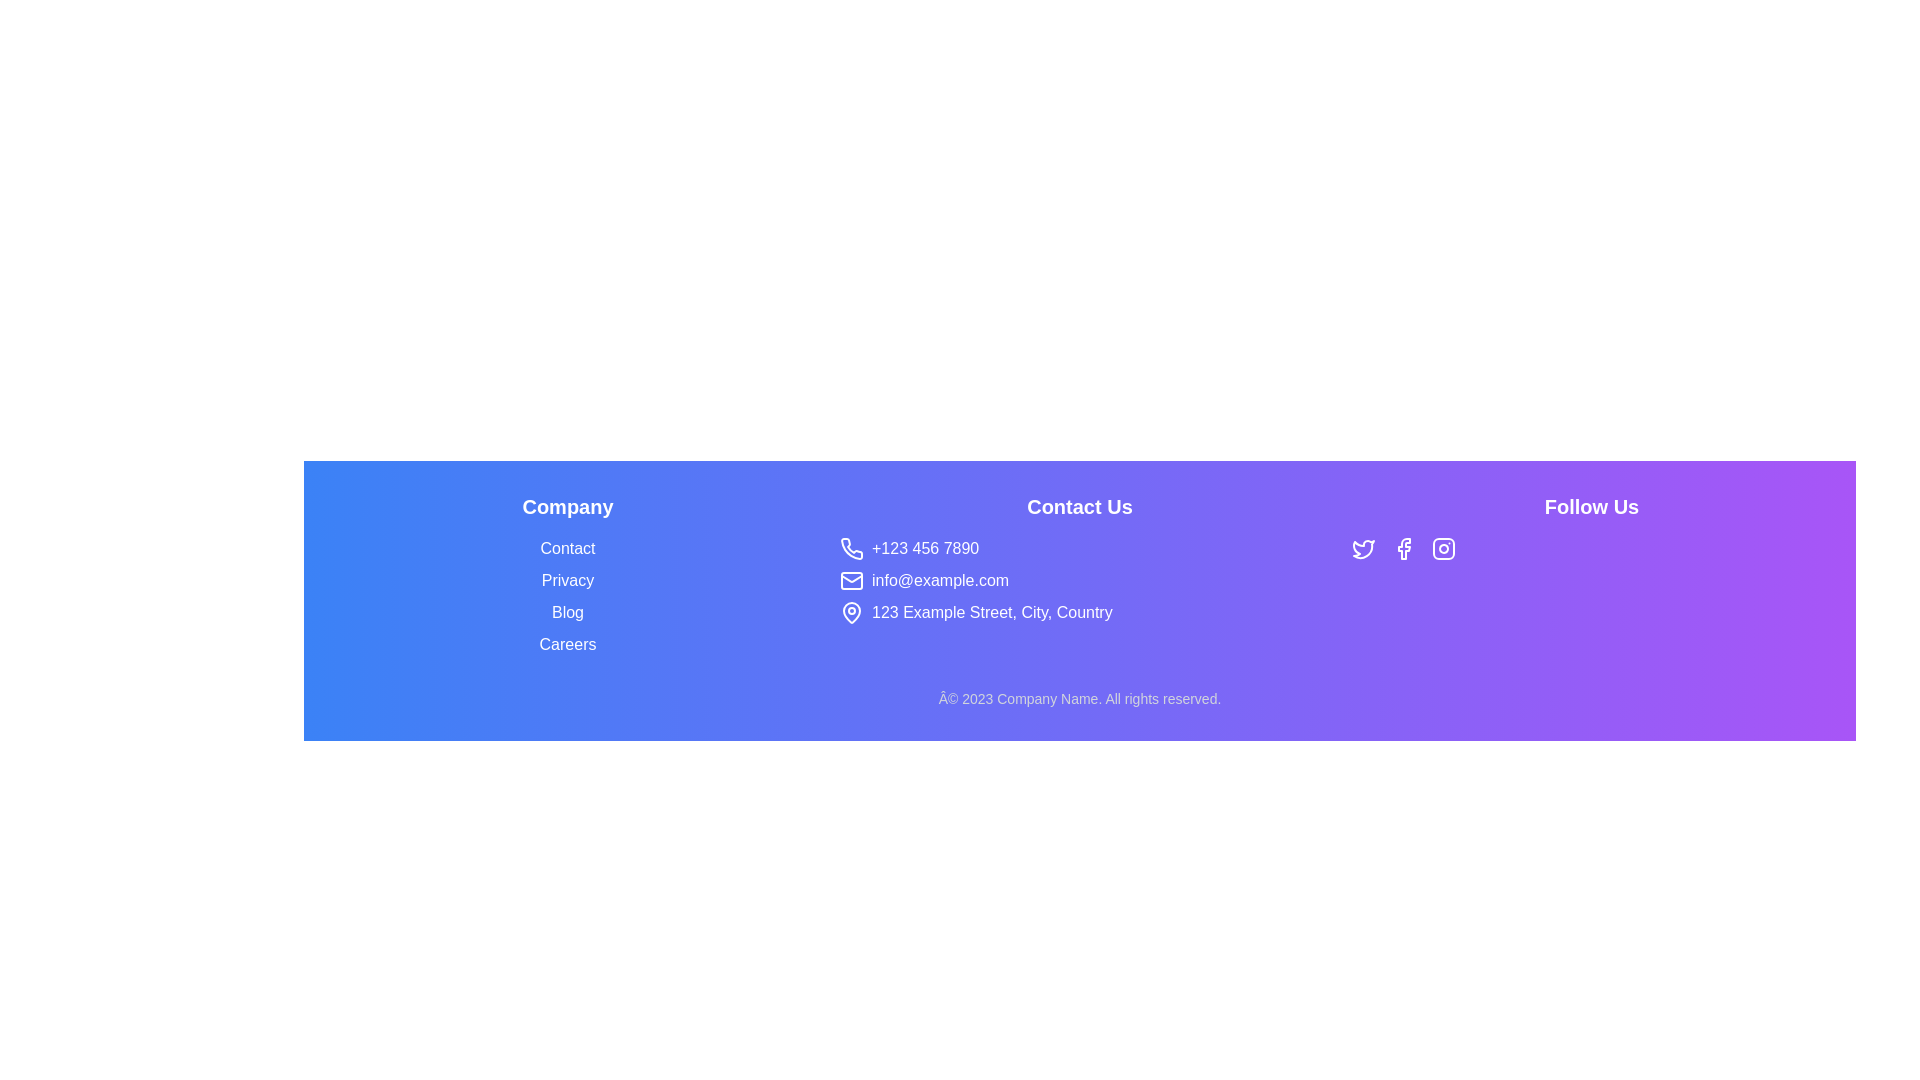 Image resolution: width=1920 pixels, height=1080 pixels. Describe the element at coordinates (566, 548) in the screenshot. I see `the first hyperlink under the 'Company' heading` at that location.